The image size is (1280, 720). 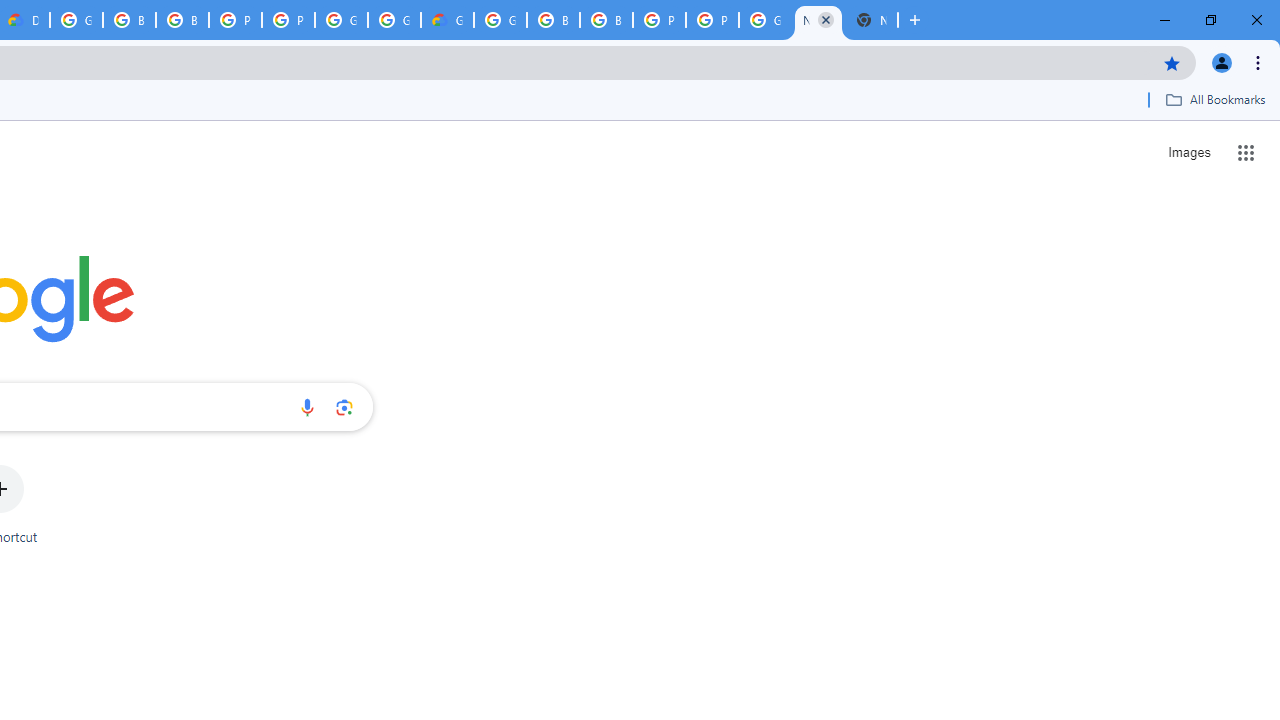 What do you see at coordinates (306, 406) in the screenshot?
I see `'Search by voice'` at bounding box center [306, 406].